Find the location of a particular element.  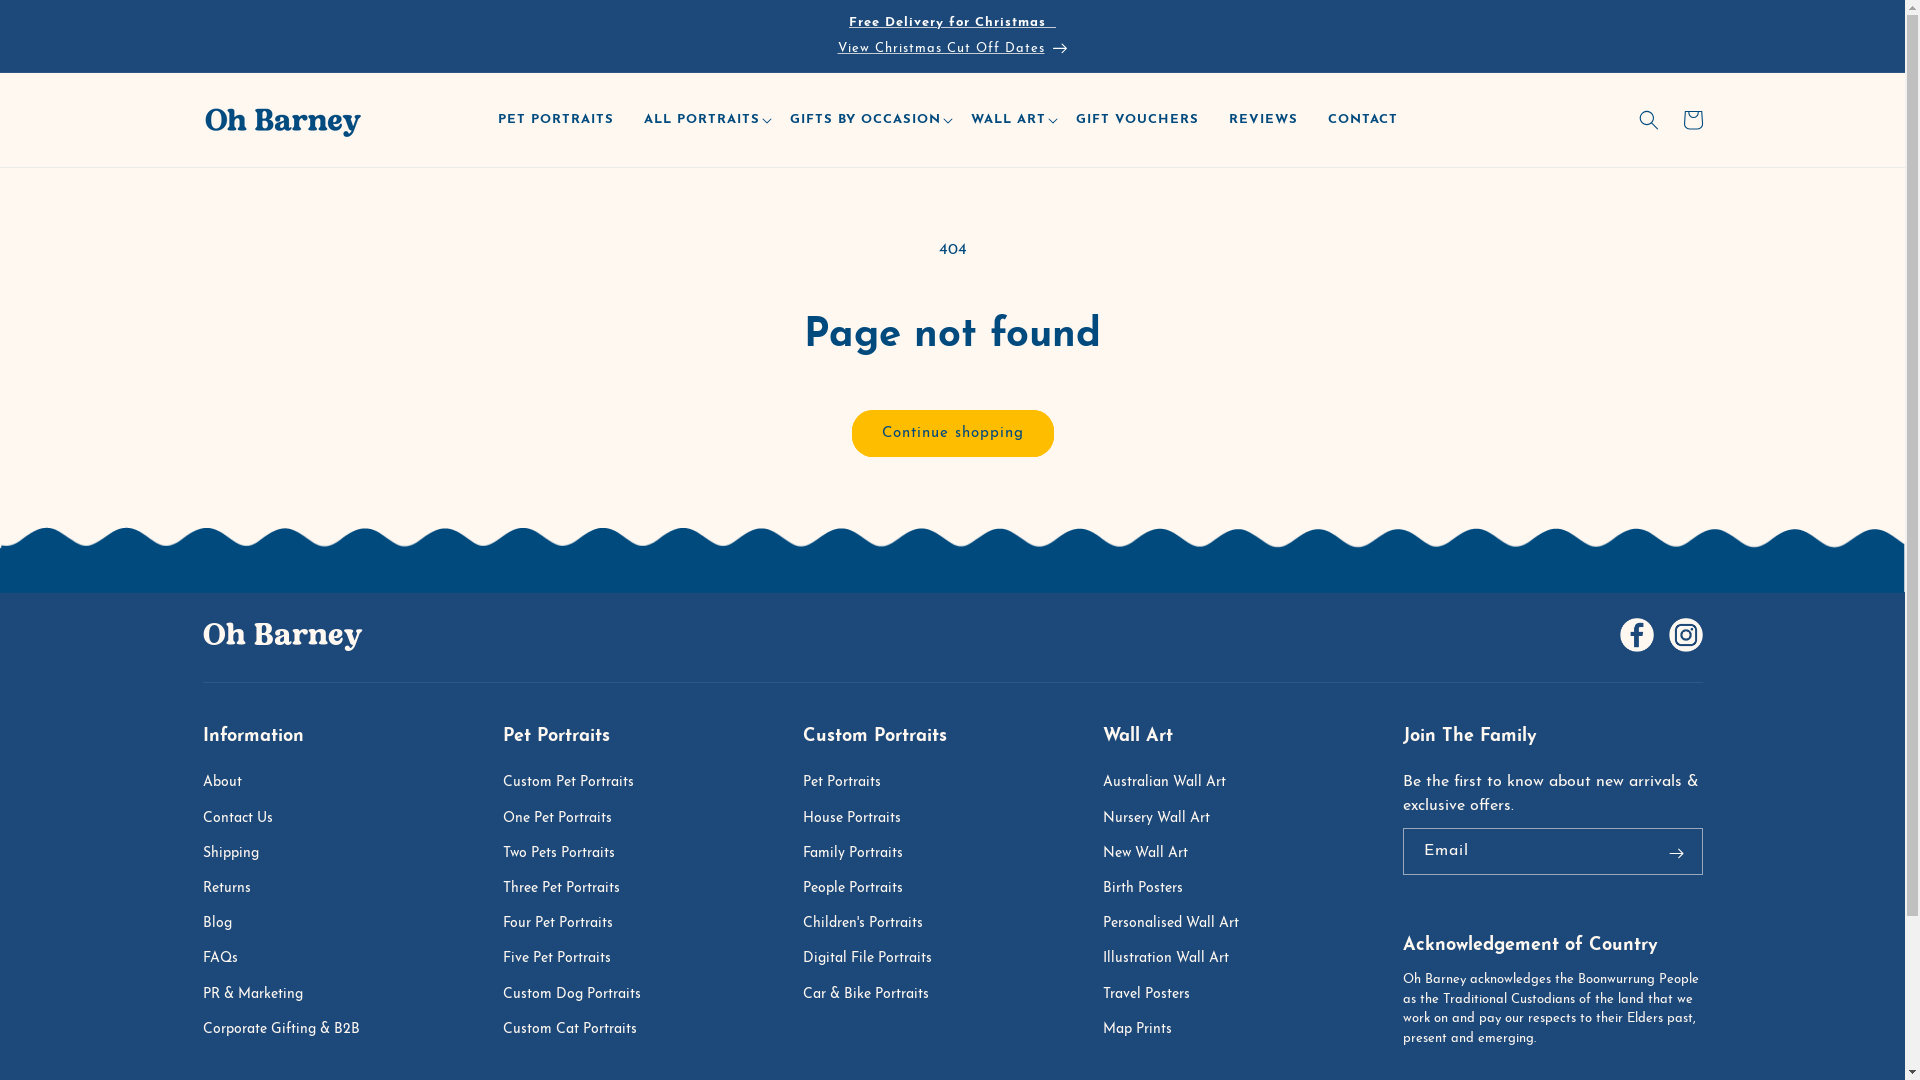

'PR & Marketing' is located at coordinates (261, 994).